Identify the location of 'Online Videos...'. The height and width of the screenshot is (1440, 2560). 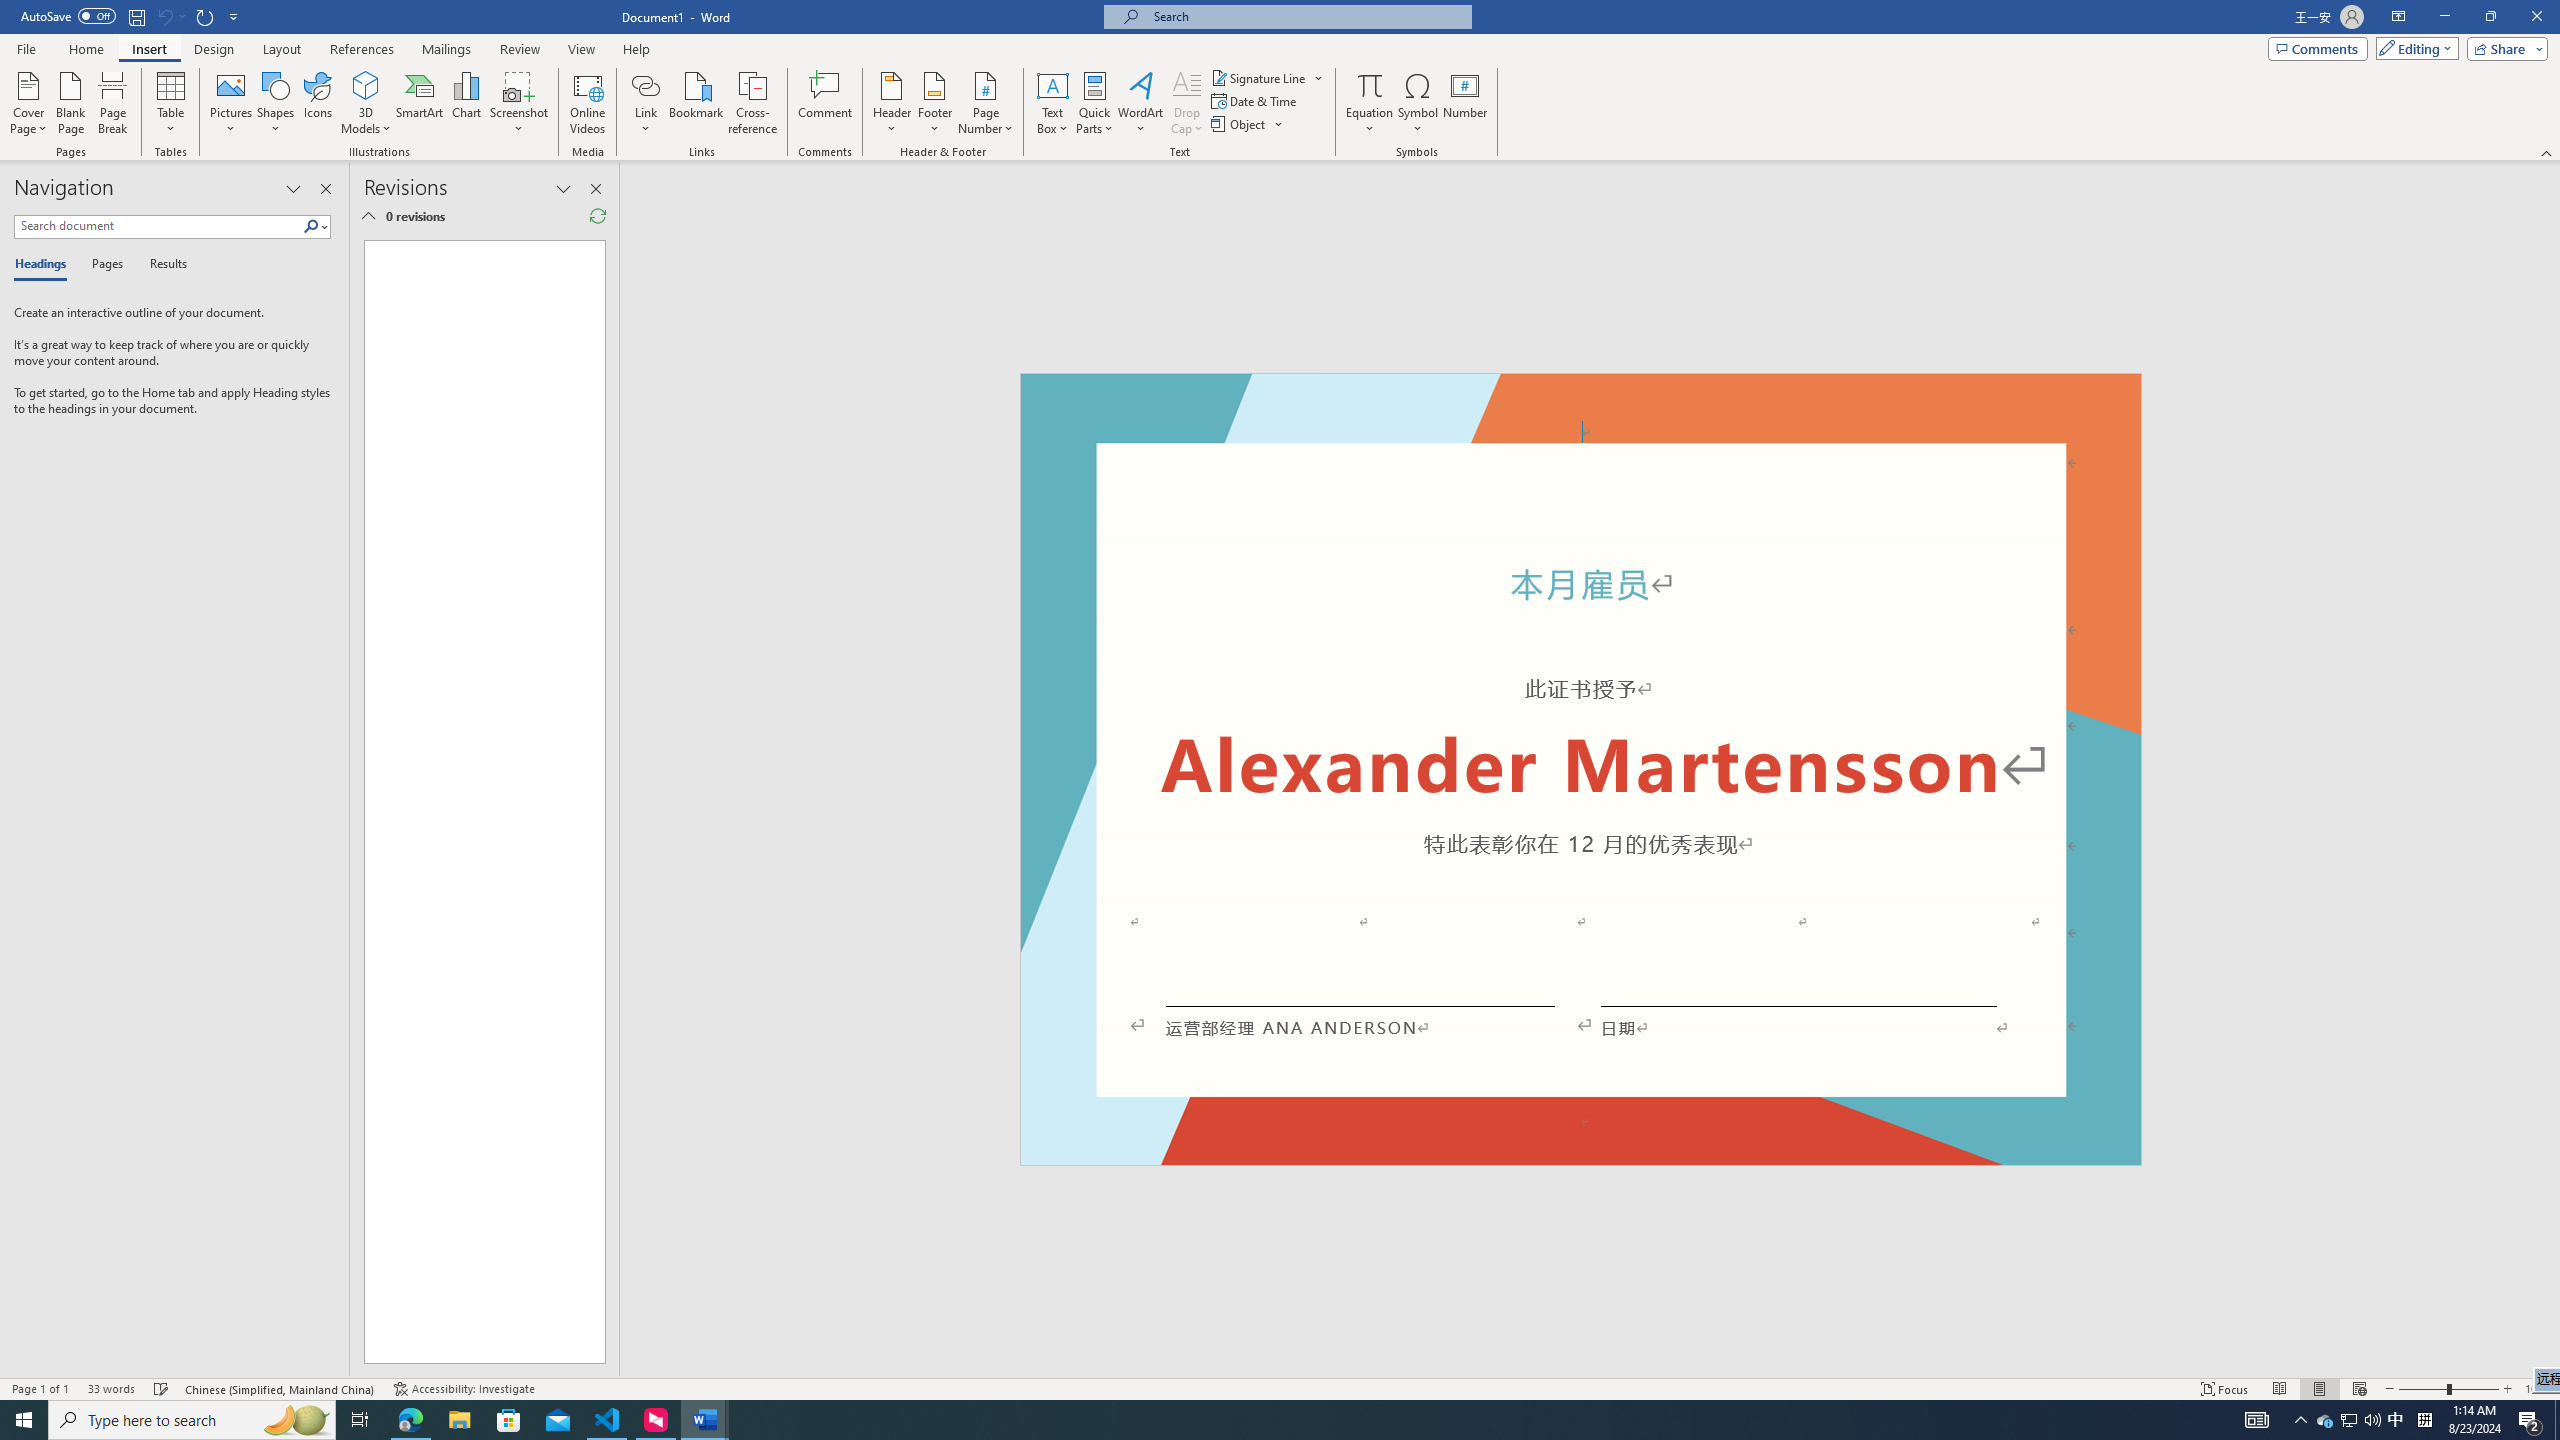
(587, 103).